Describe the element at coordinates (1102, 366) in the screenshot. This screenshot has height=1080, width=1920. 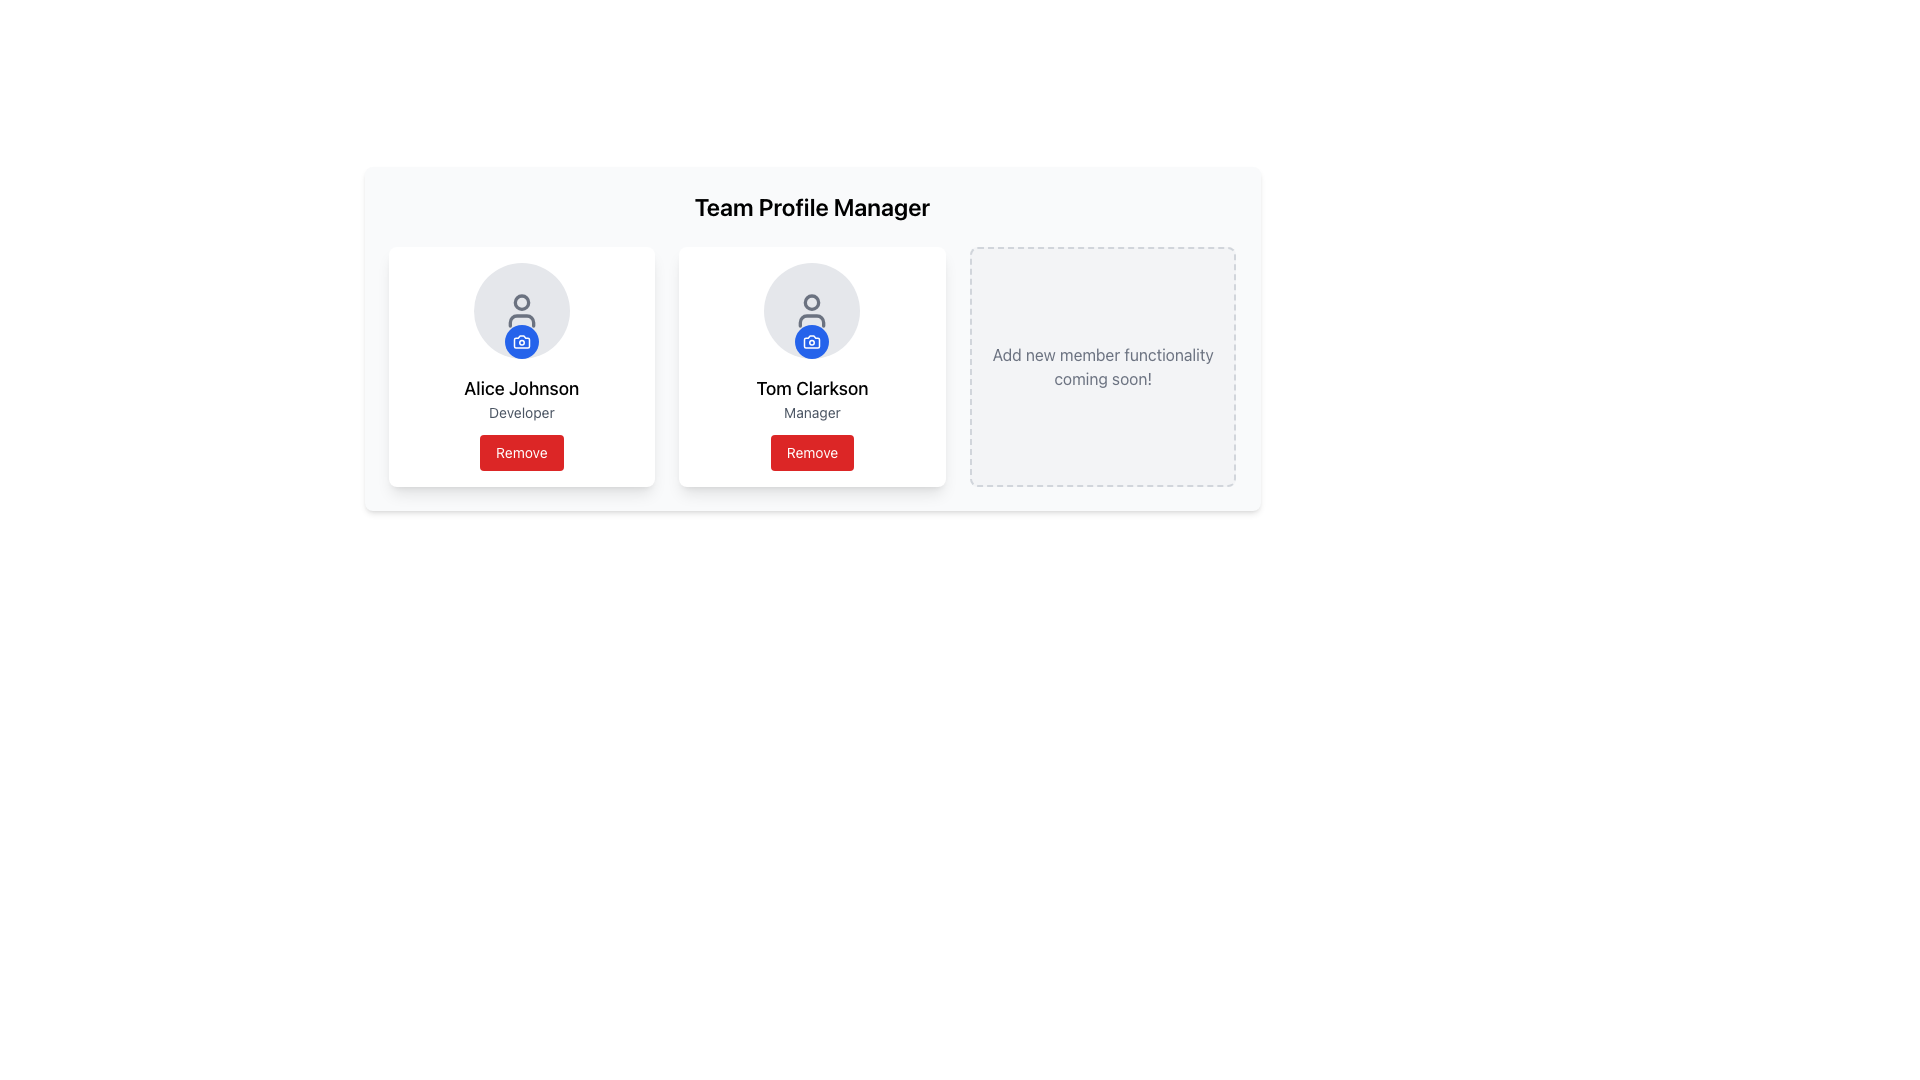
I see `the Informational Placeholder which has a dashed gray border and light gray background, displaying the text 'Add new member functionality coming soon!'` at that location.